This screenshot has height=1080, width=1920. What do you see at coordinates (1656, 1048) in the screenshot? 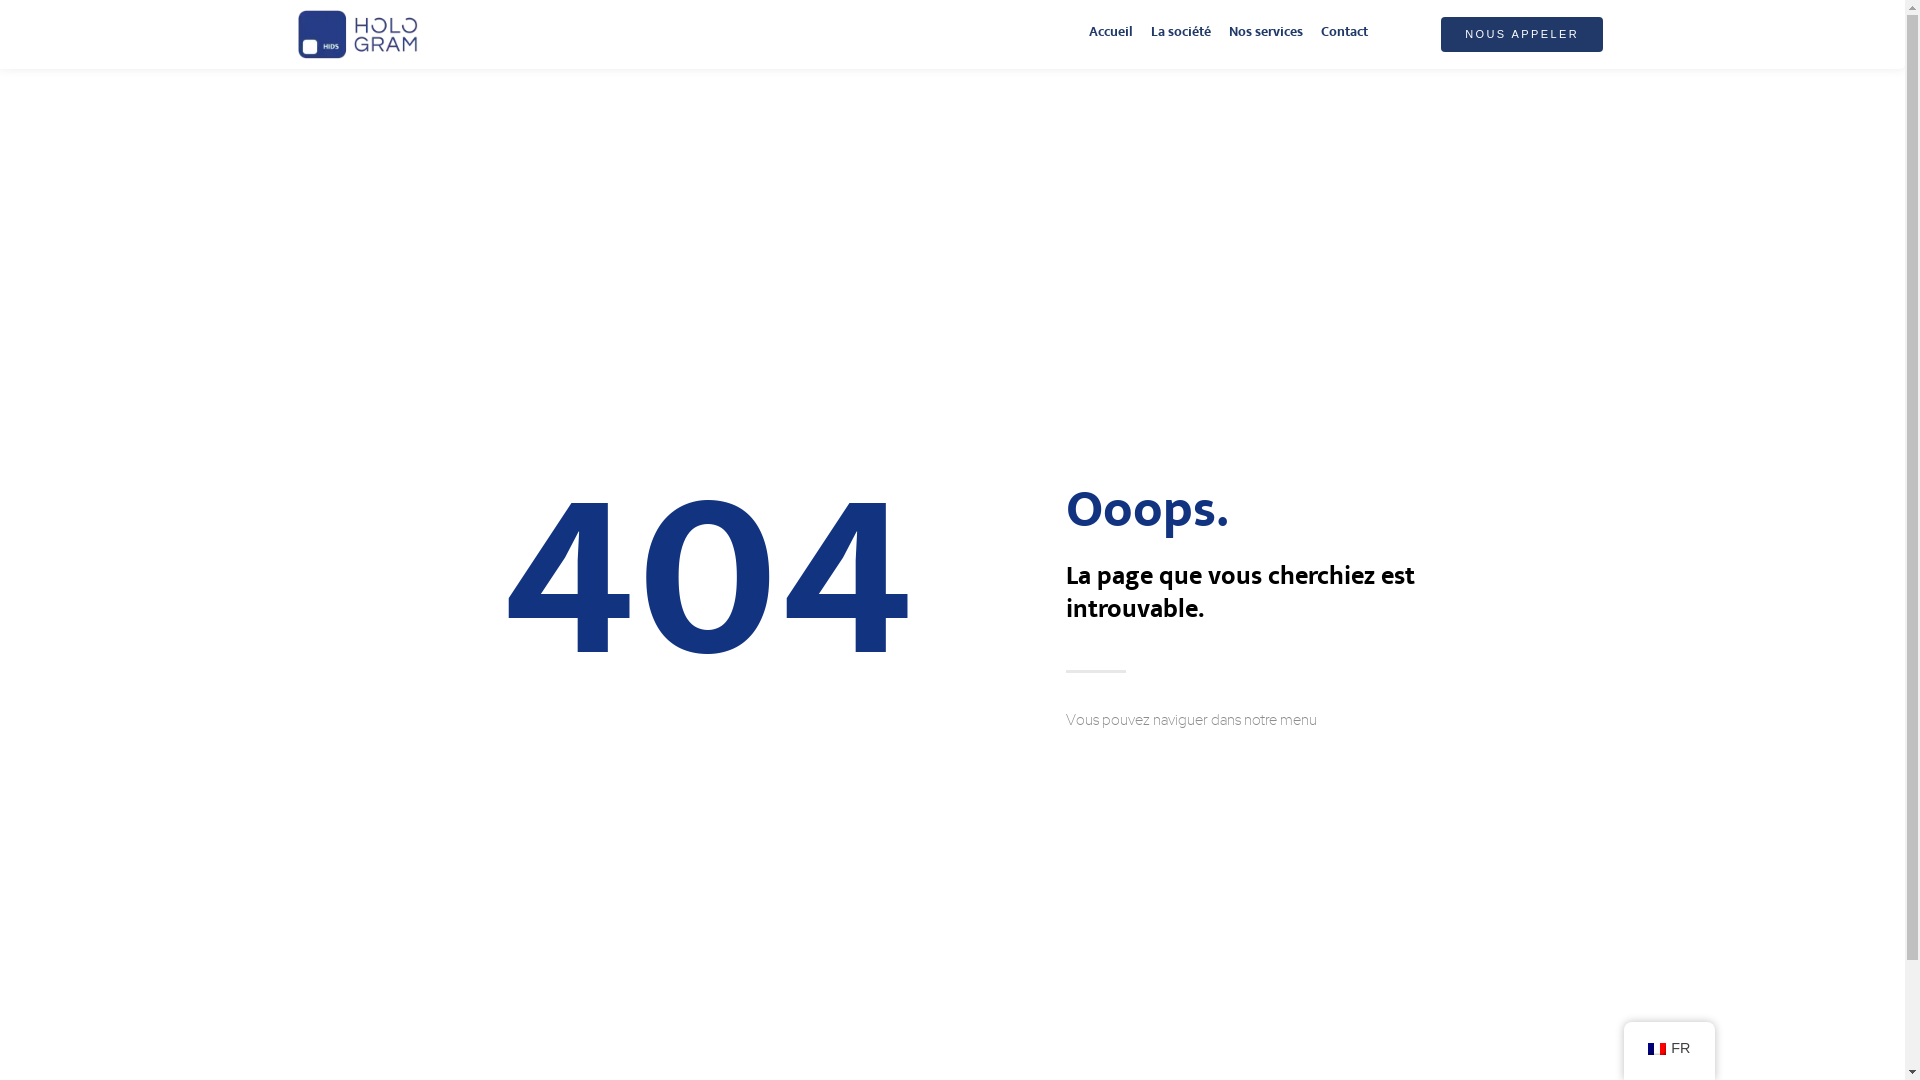
I see `'French'` at bounding box center [1656, 1048].